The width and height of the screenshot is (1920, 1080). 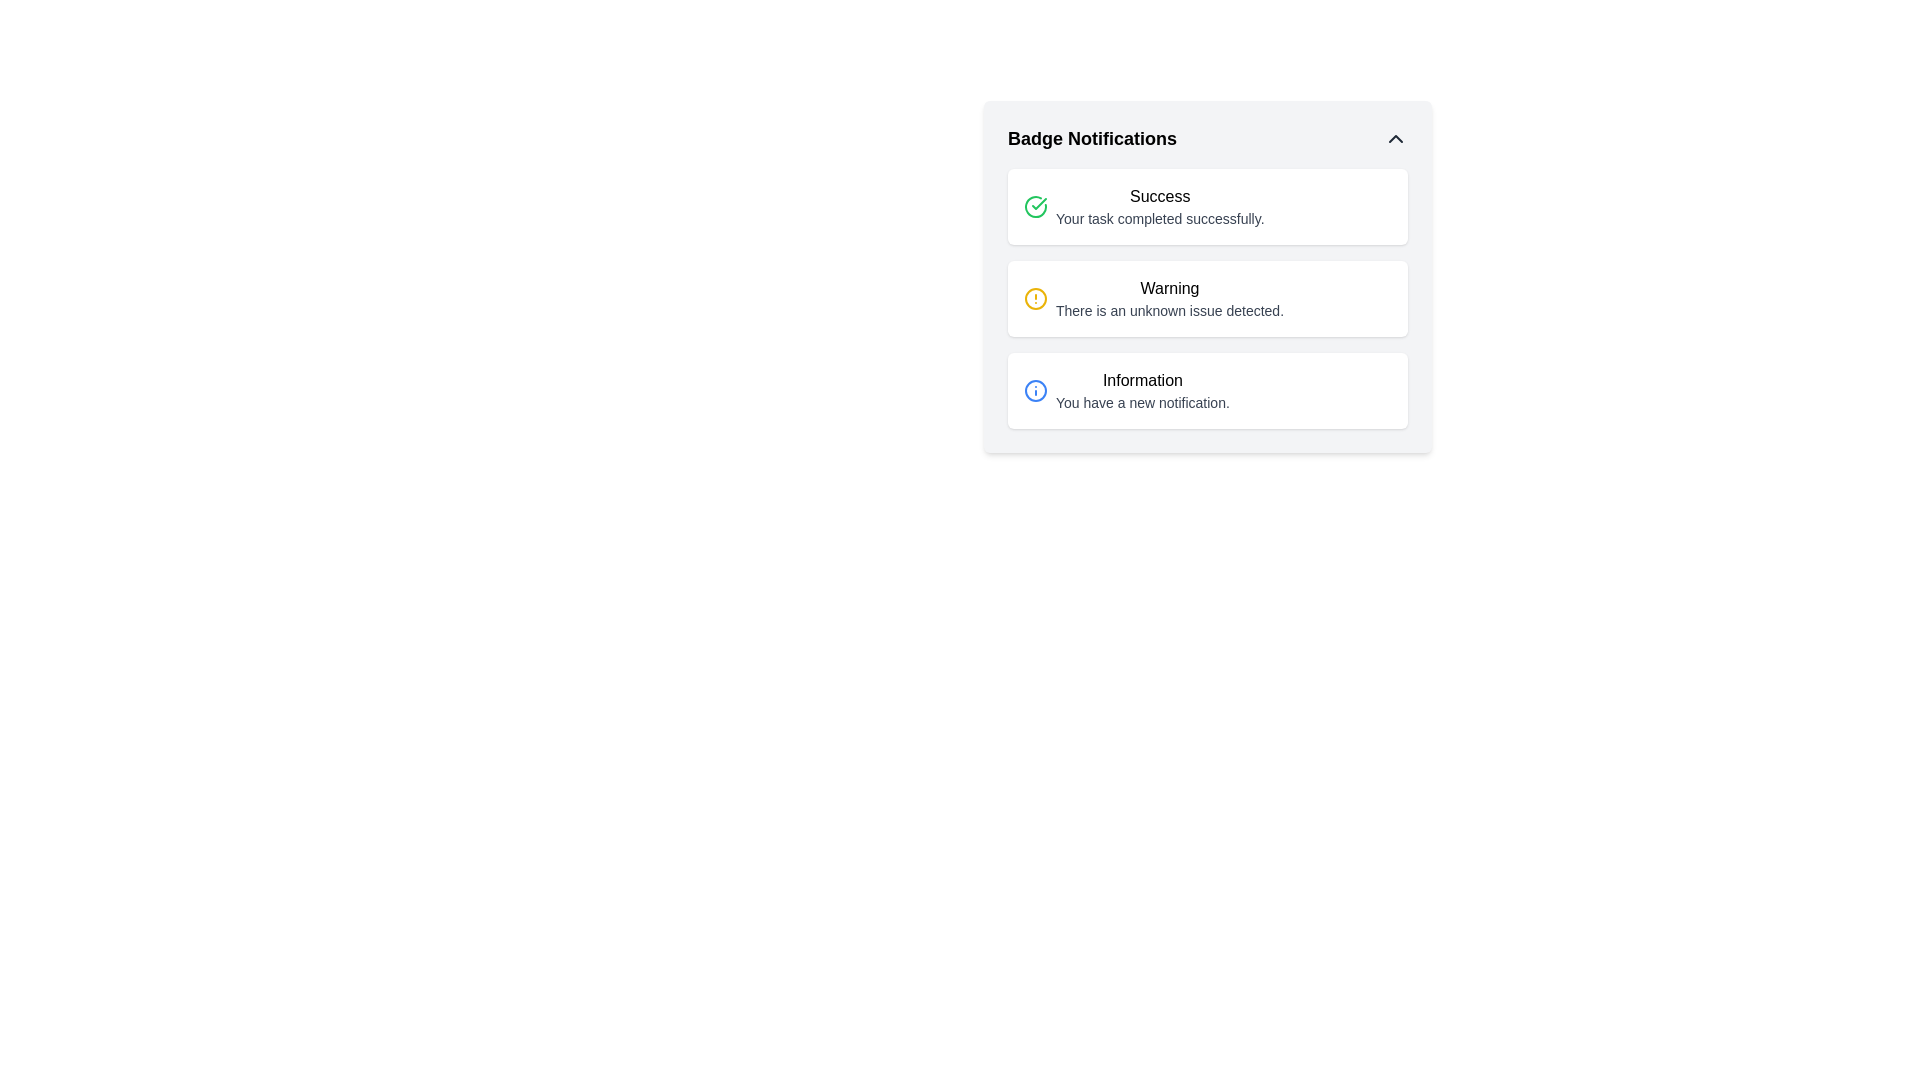 I want to click on the text label that reads 'There is an unknown issue detected.' located below the 'Warning' header in the second message box of the notification list, so click(x=1170, y=311).